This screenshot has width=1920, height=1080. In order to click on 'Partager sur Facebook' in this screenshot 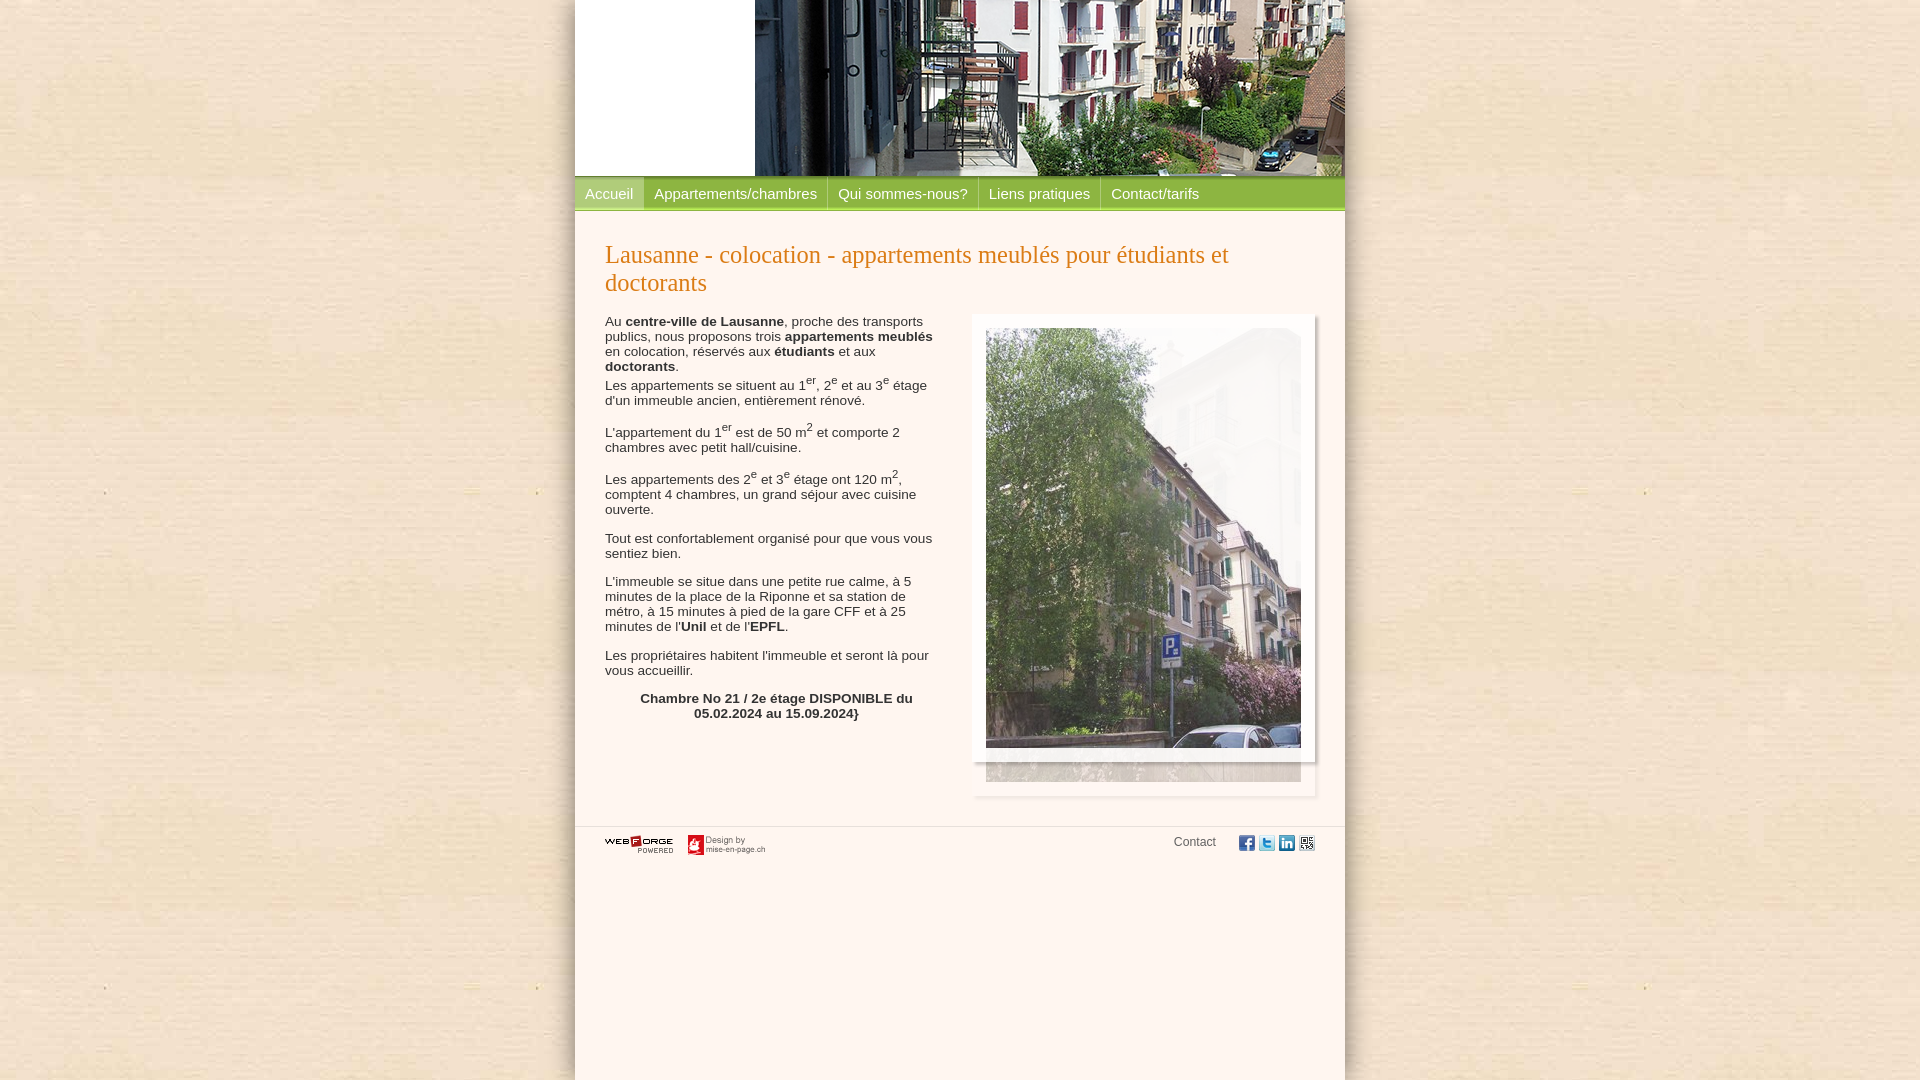, I will do `click(1237, 844)`.